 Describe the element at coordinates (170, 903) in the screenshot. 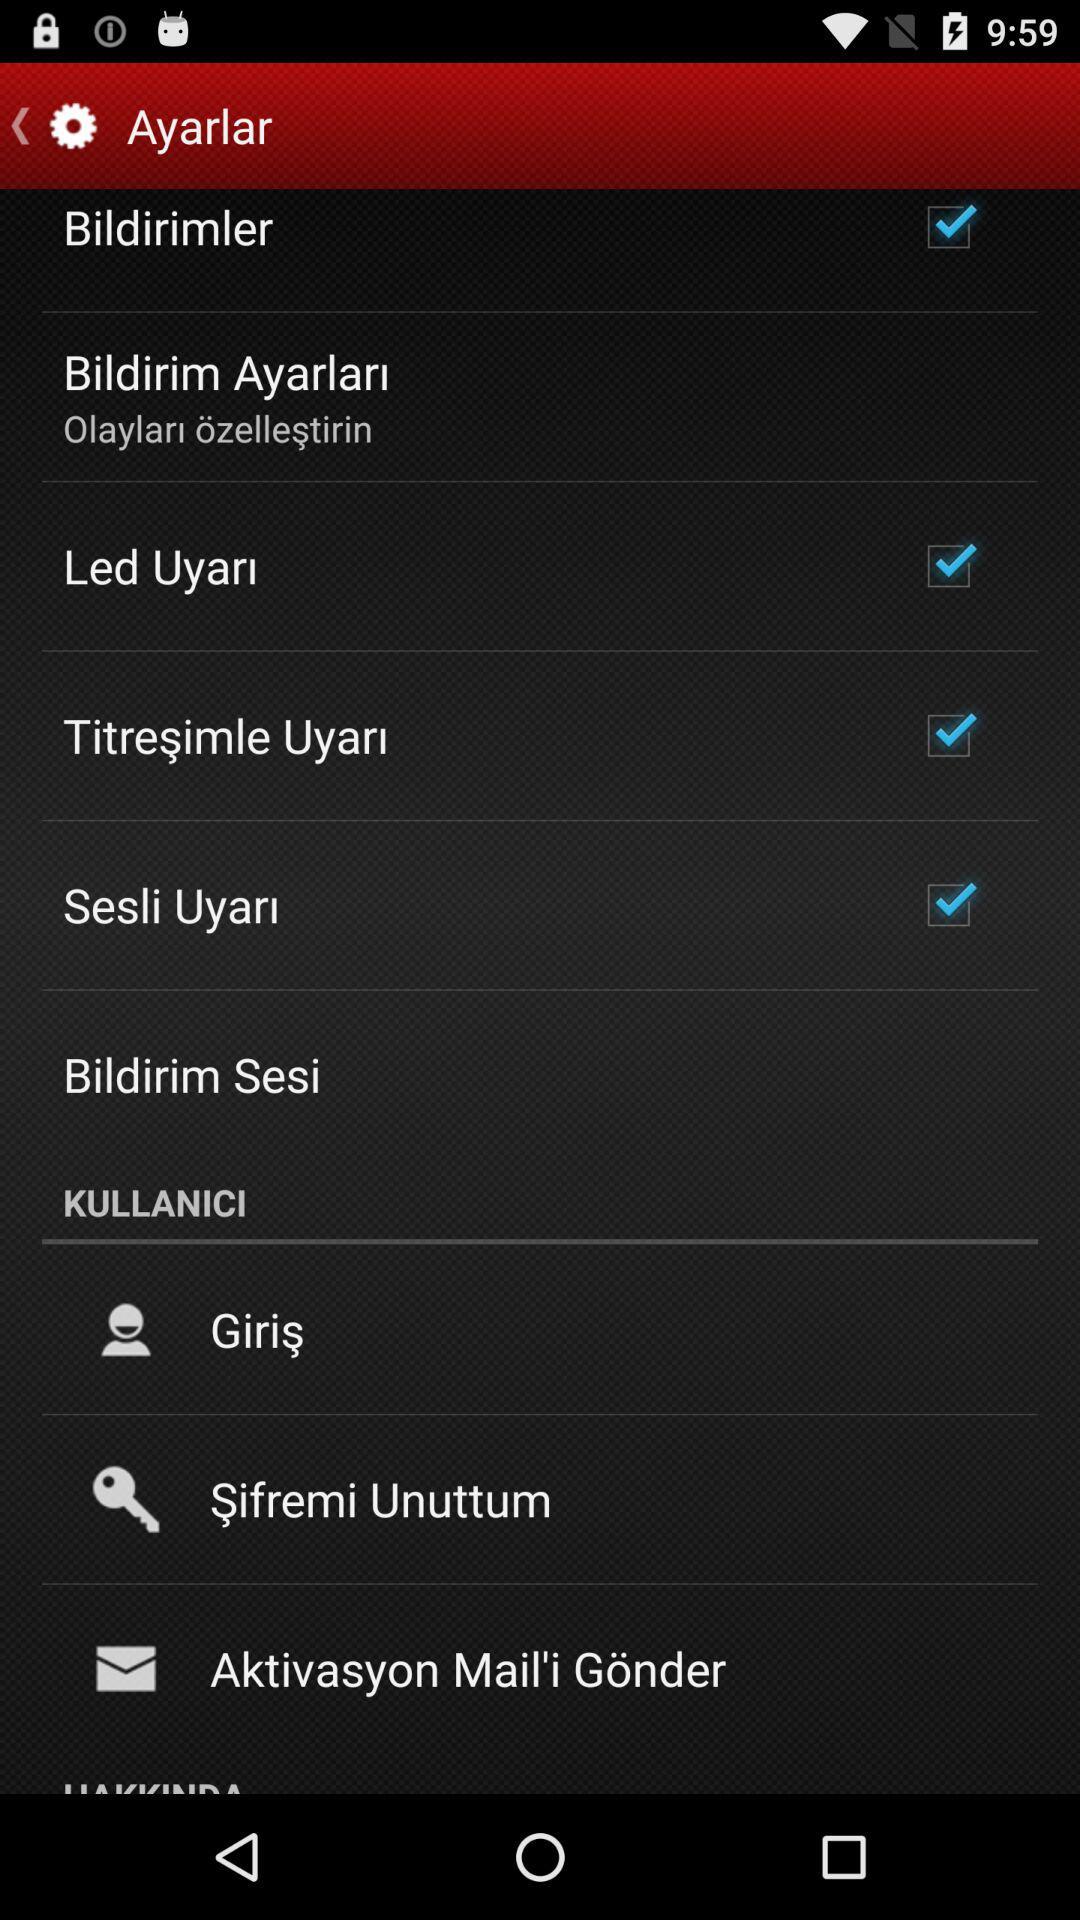

I see `the icon above bildirim sesi` at that location.